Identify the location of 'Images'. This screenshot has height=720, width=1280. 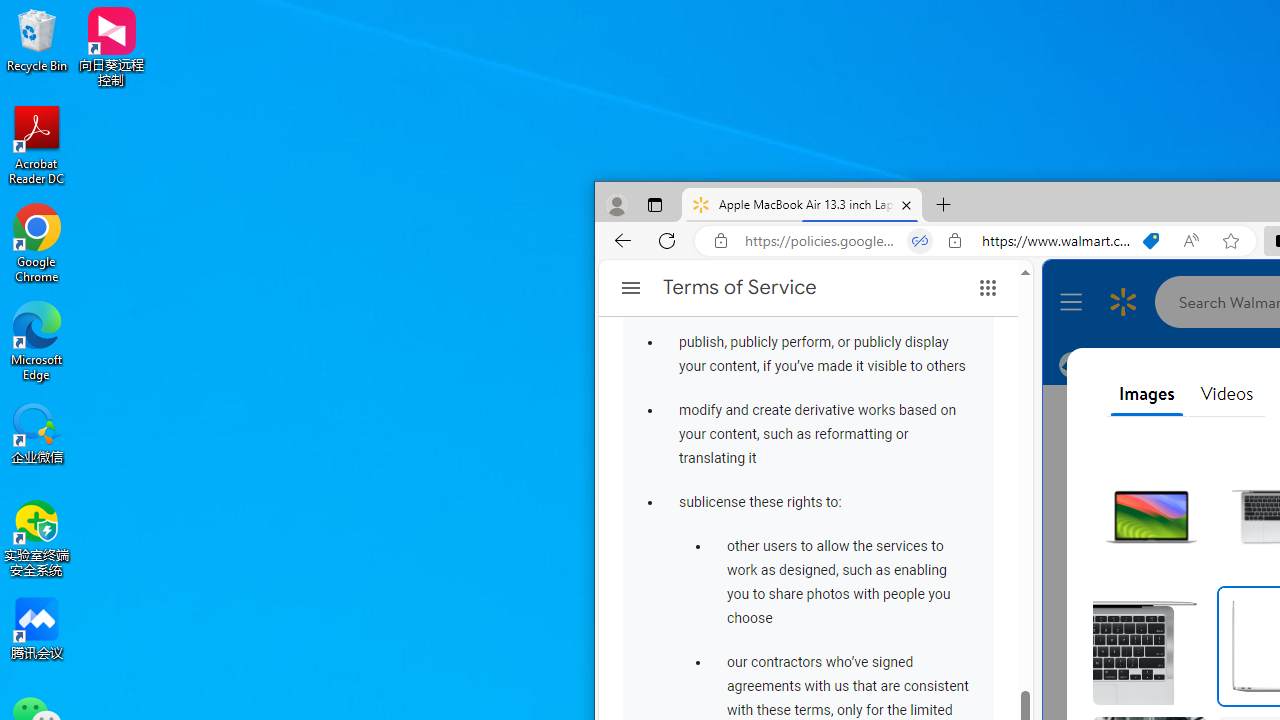
(1146, 394).